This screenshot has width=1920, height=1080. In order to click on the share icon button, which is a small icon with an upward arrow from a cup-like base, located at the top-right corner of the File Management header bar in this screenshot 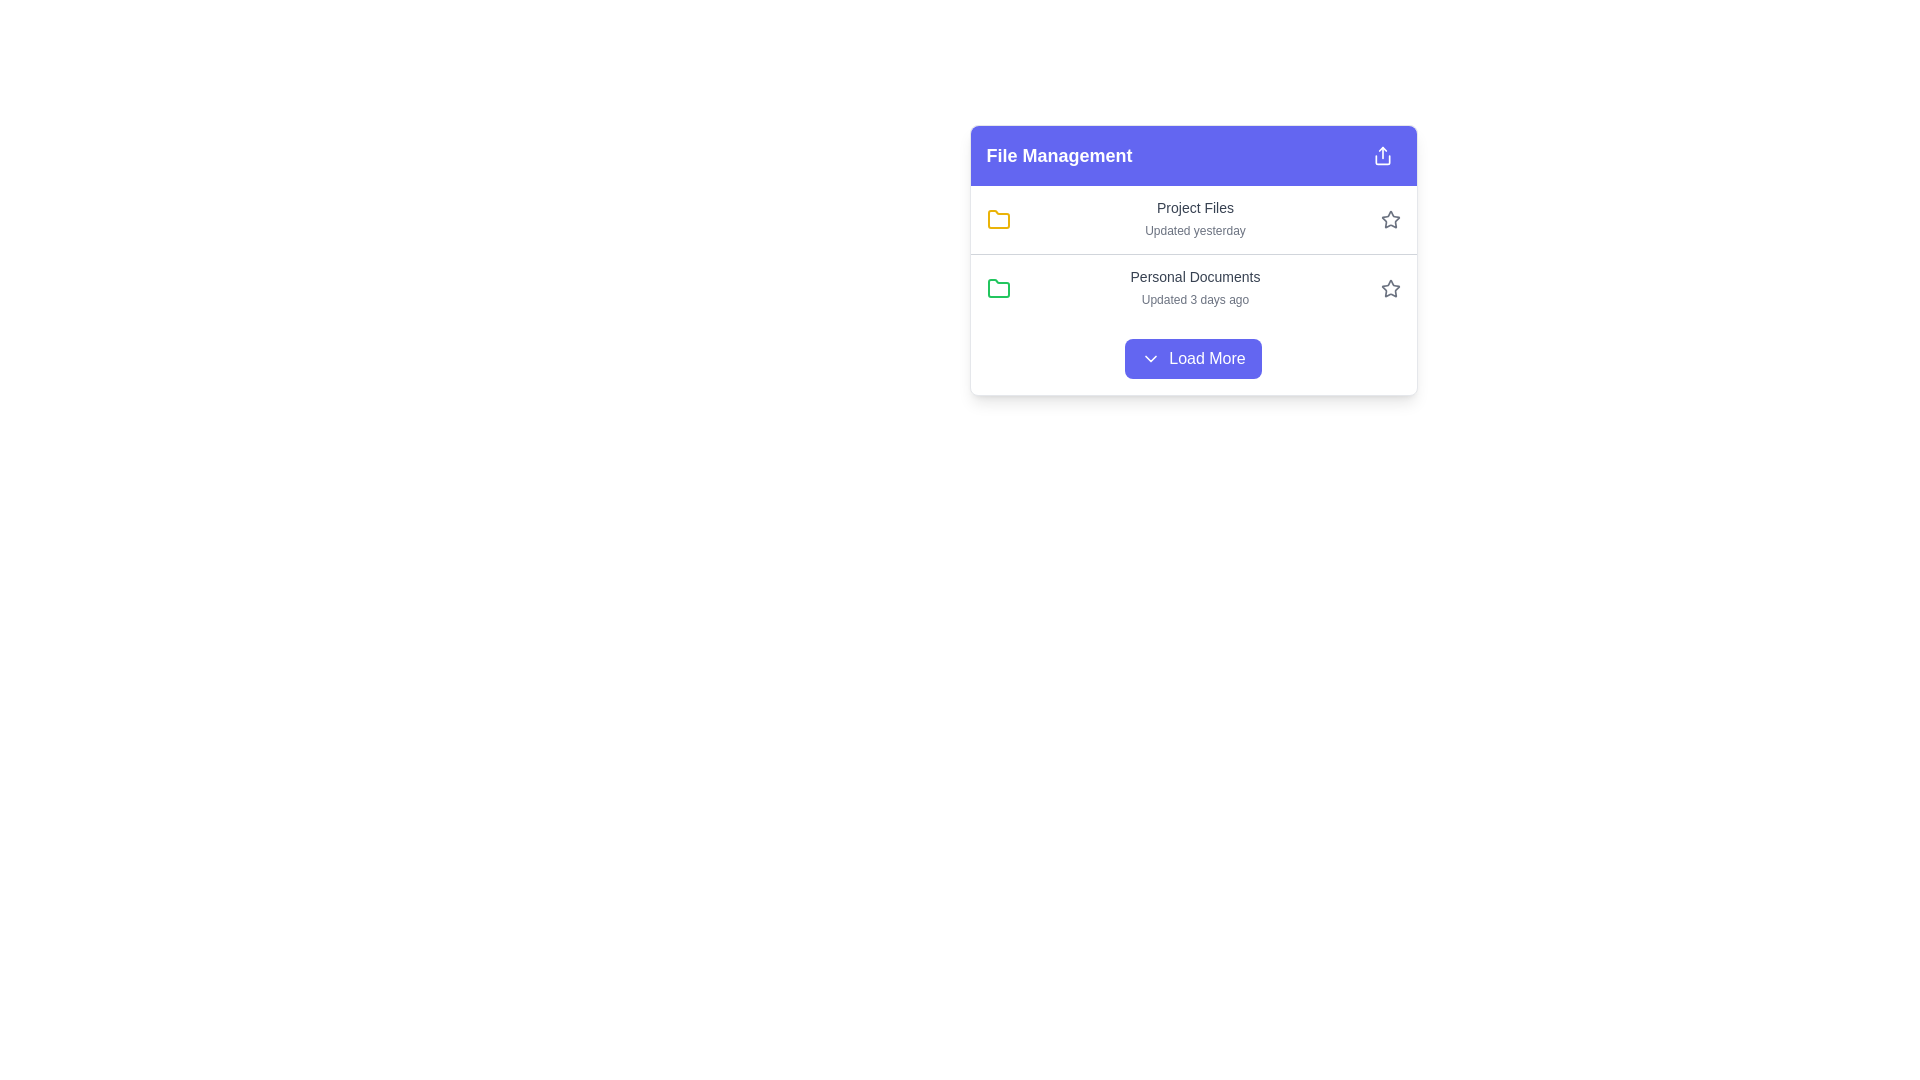, I will do `click(1381, 154)`.